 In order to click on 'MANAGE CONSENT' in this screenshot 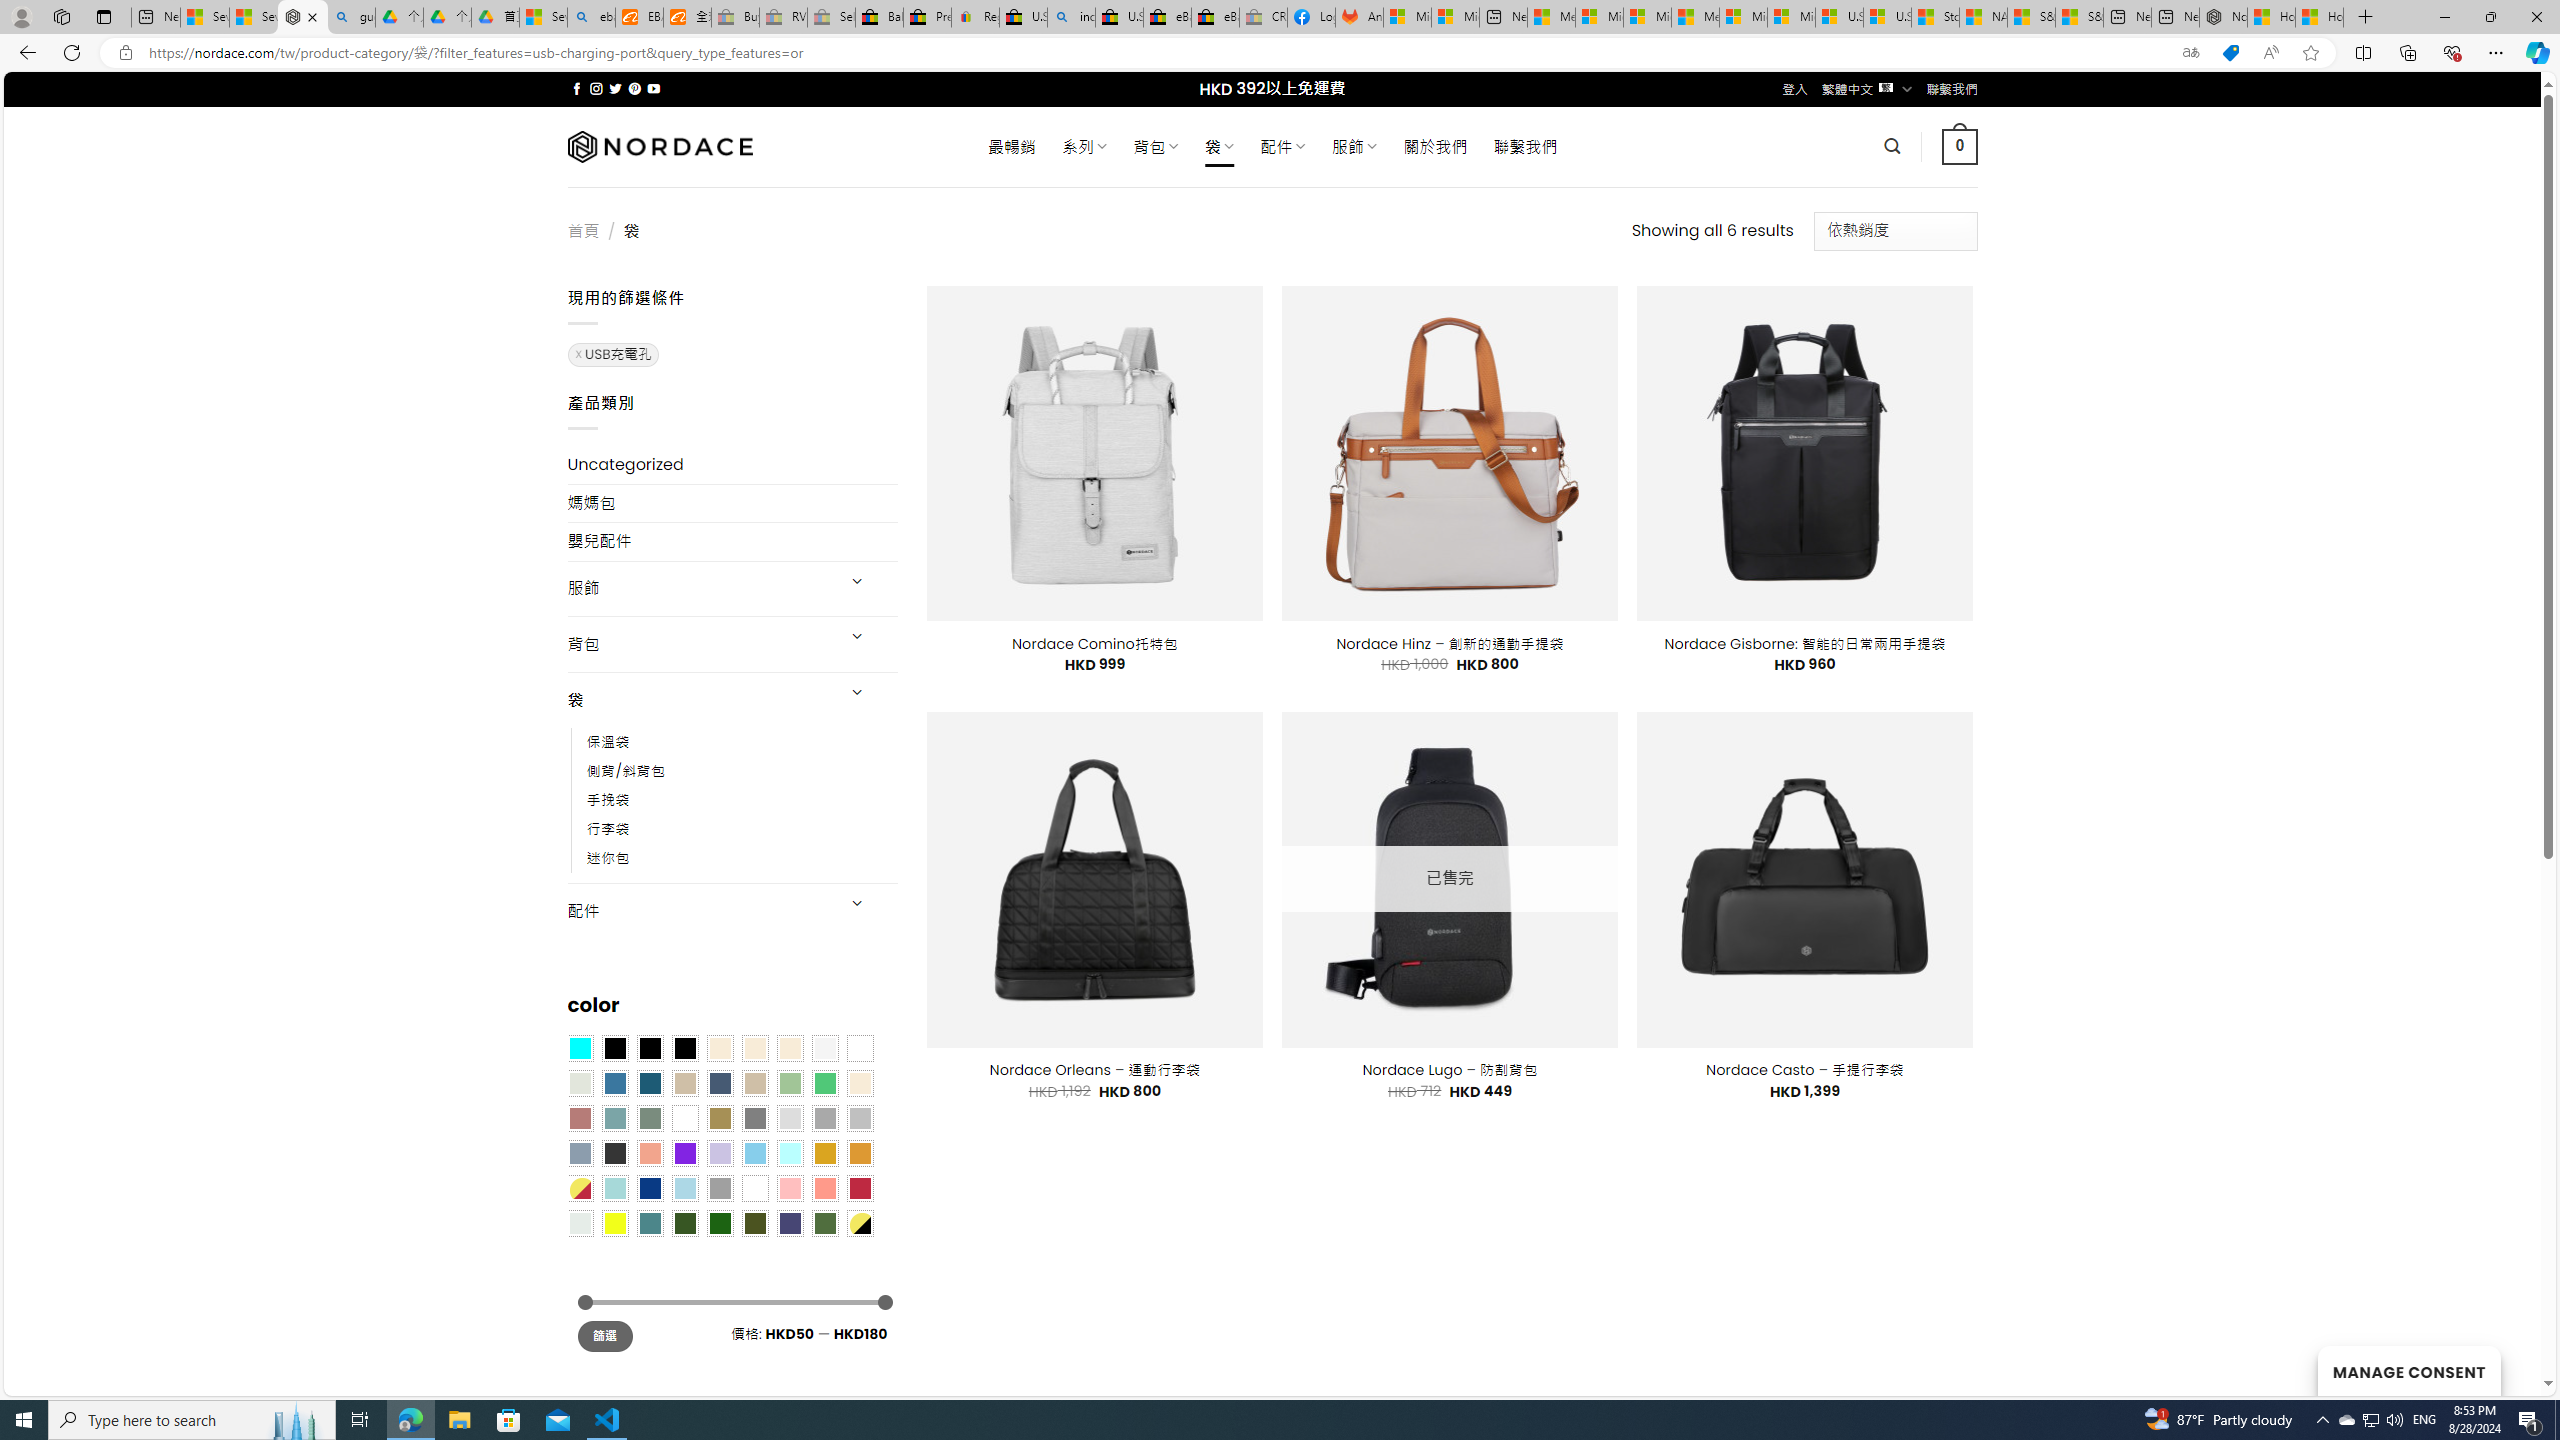, I will do `click(2408, 1370)`.